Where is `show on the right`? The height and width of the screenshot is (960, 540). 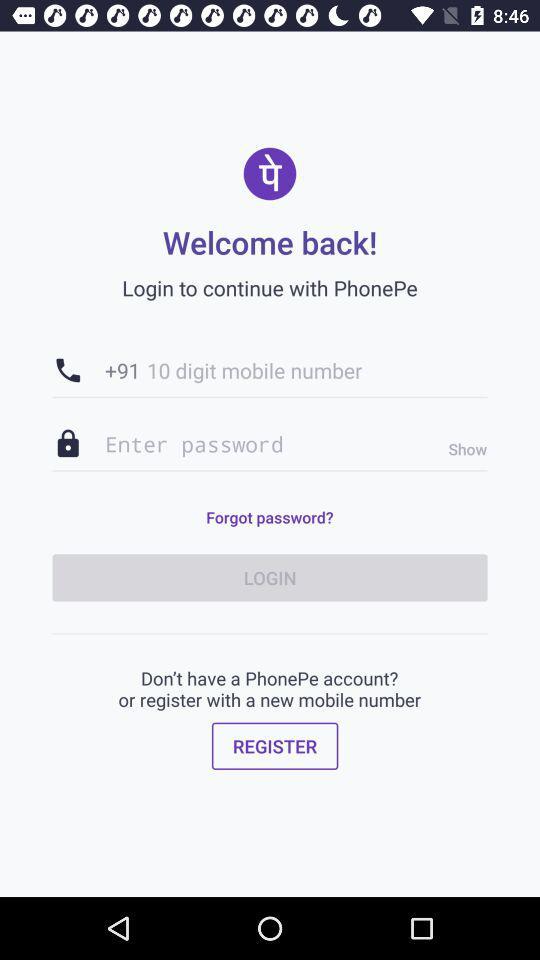 show on the right is located at coordinates (462, 449).